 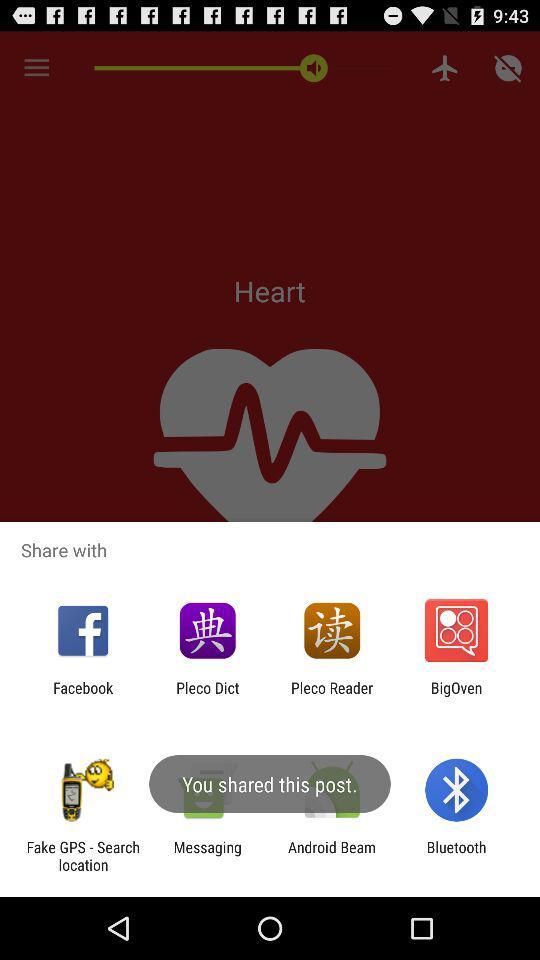 What do you see at coordinates (456, 855) in the screenshot?
I see `bluetooth item` at bounding box center [456, 855].